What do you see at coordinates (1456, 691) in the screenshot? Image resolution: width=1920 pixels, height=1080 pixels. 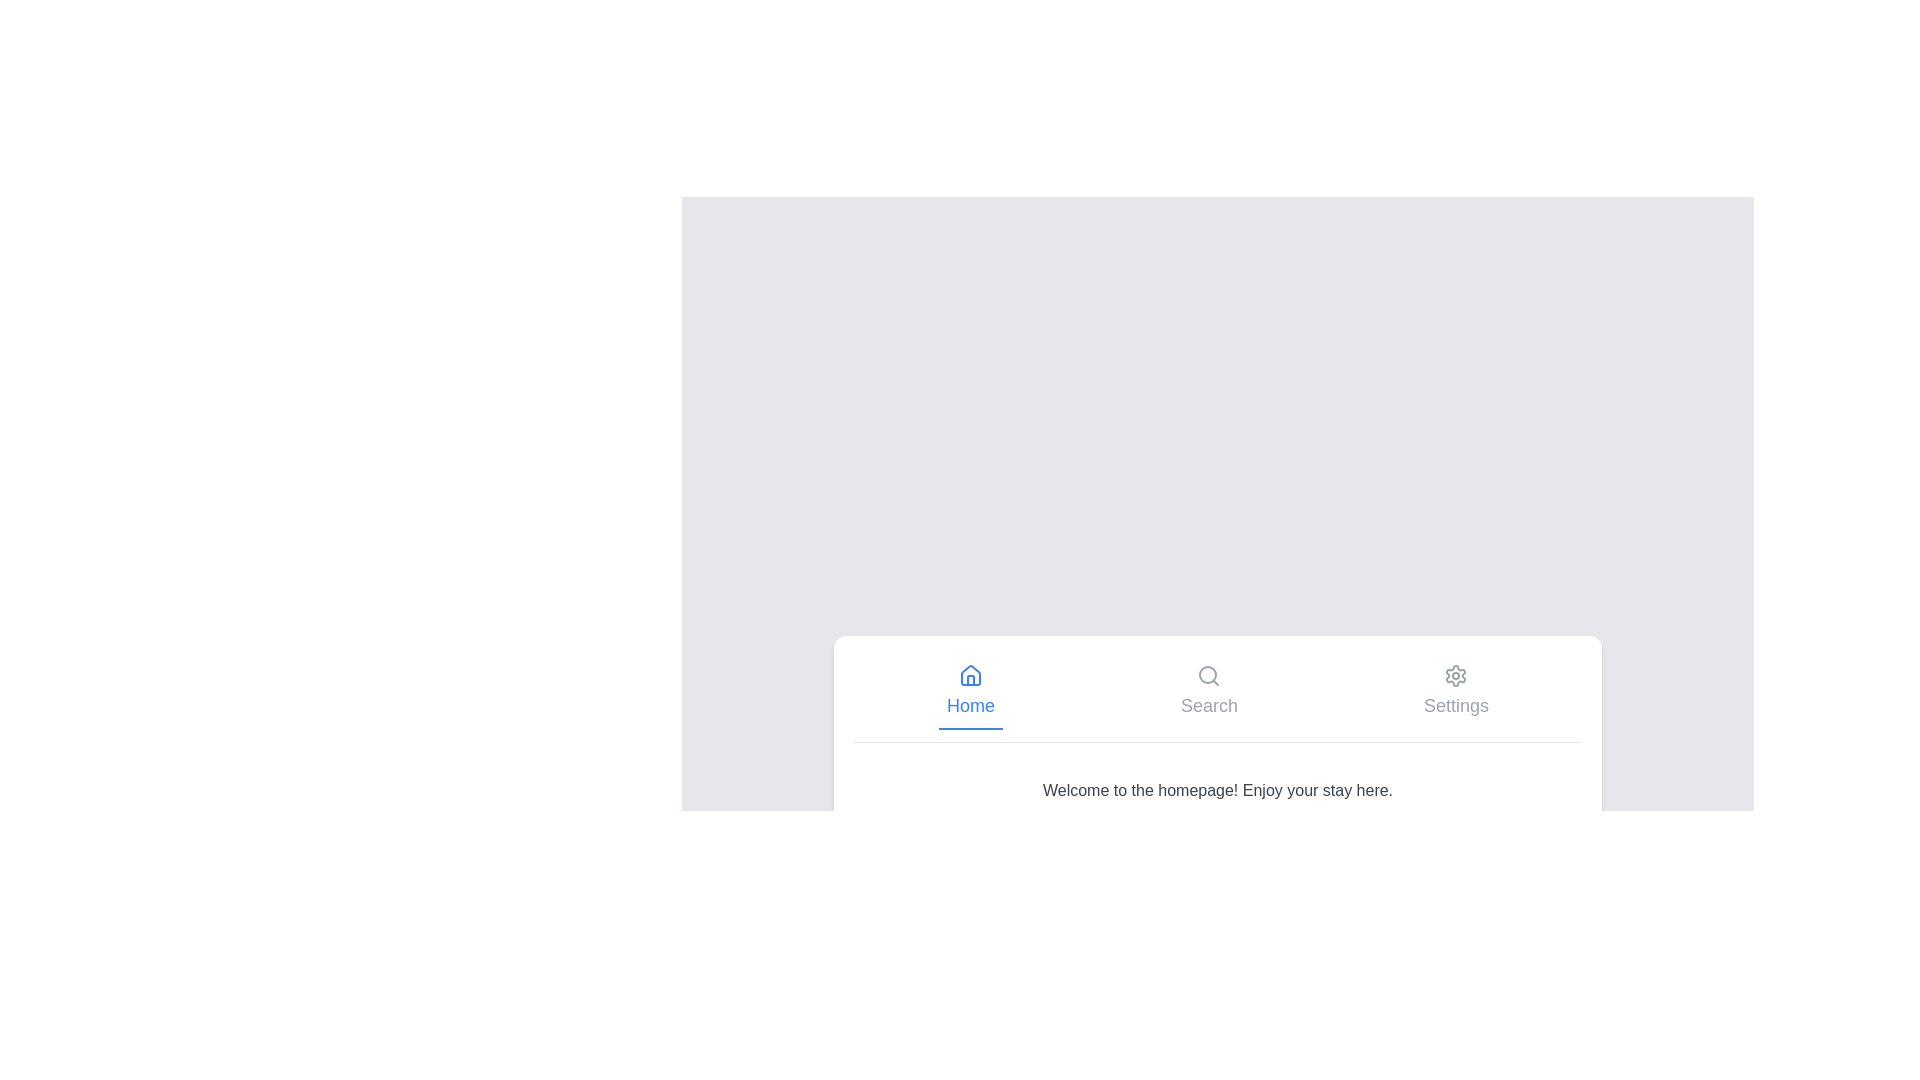 I see `the tab labeled Settings to observe its visual feedback` at bounding box center [1456, 691].